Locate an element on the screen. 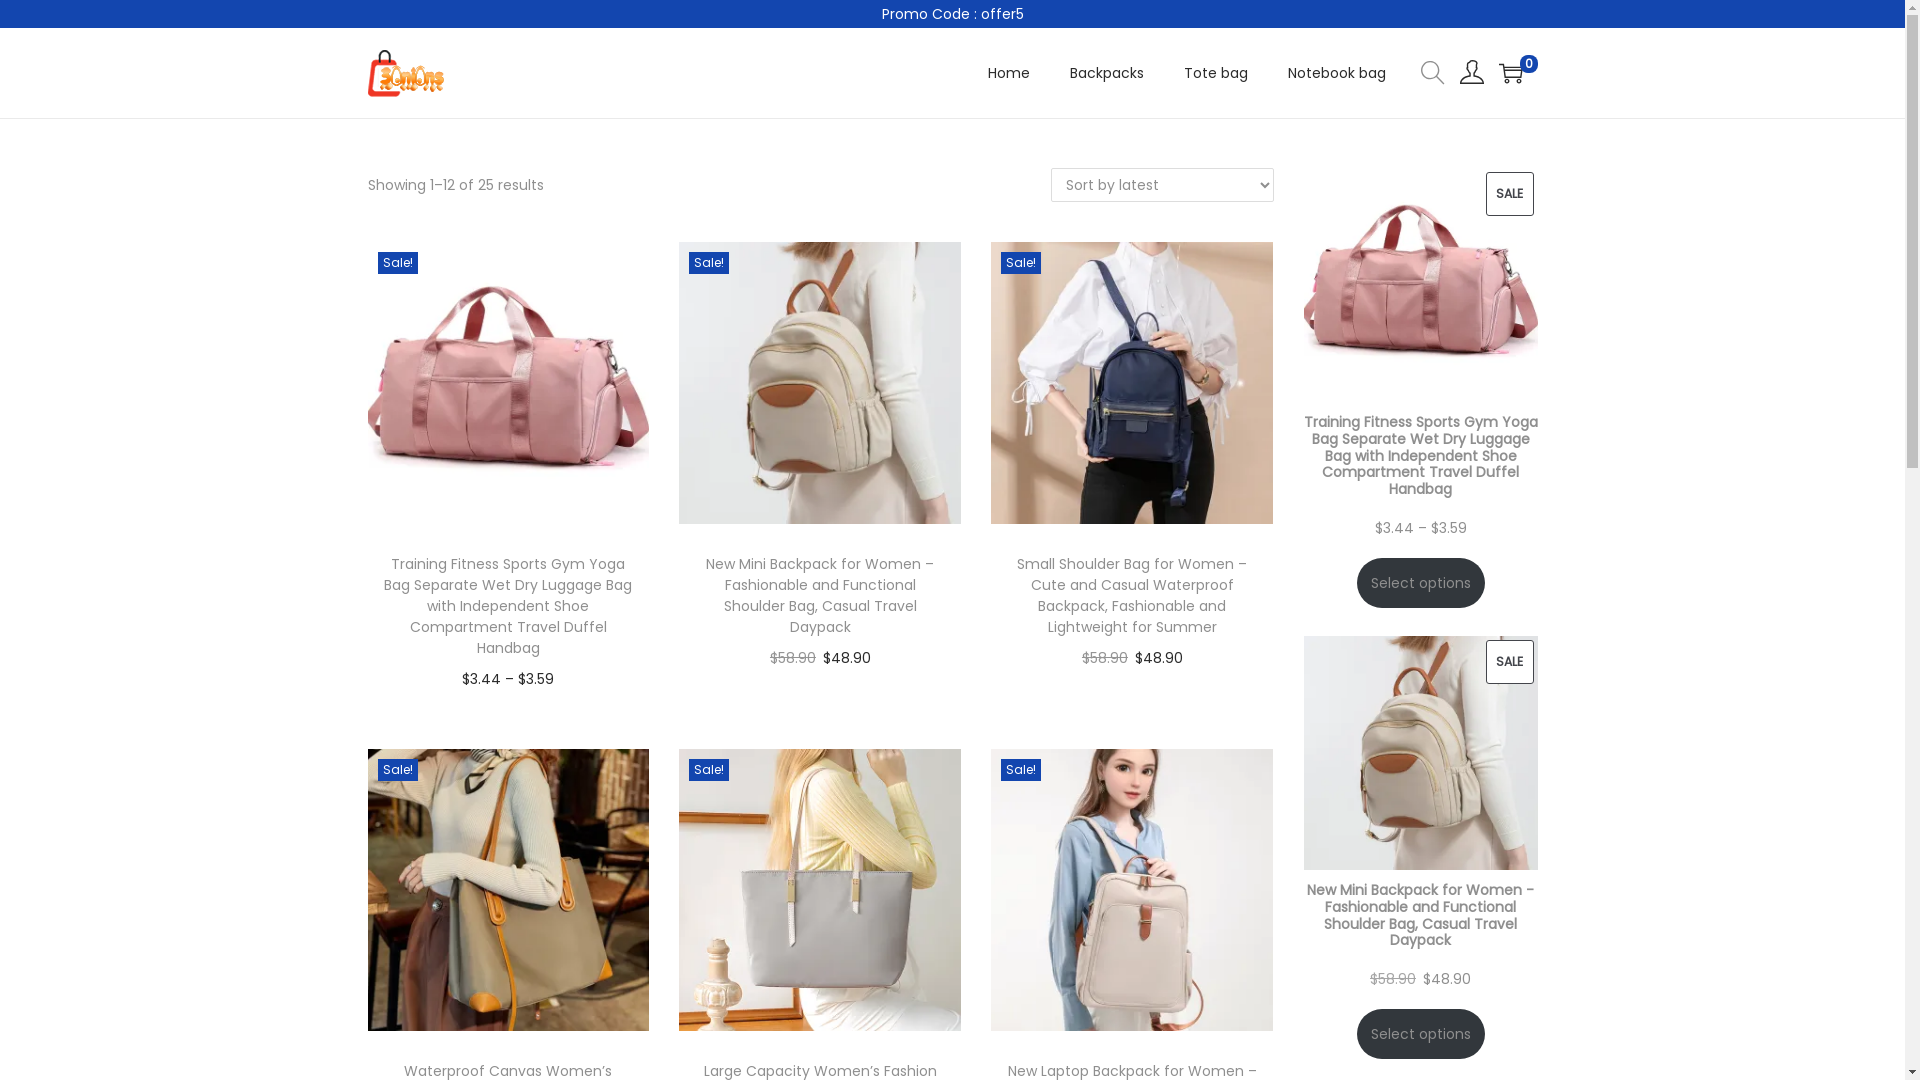  'Home' is located at coordinates (988, 72).